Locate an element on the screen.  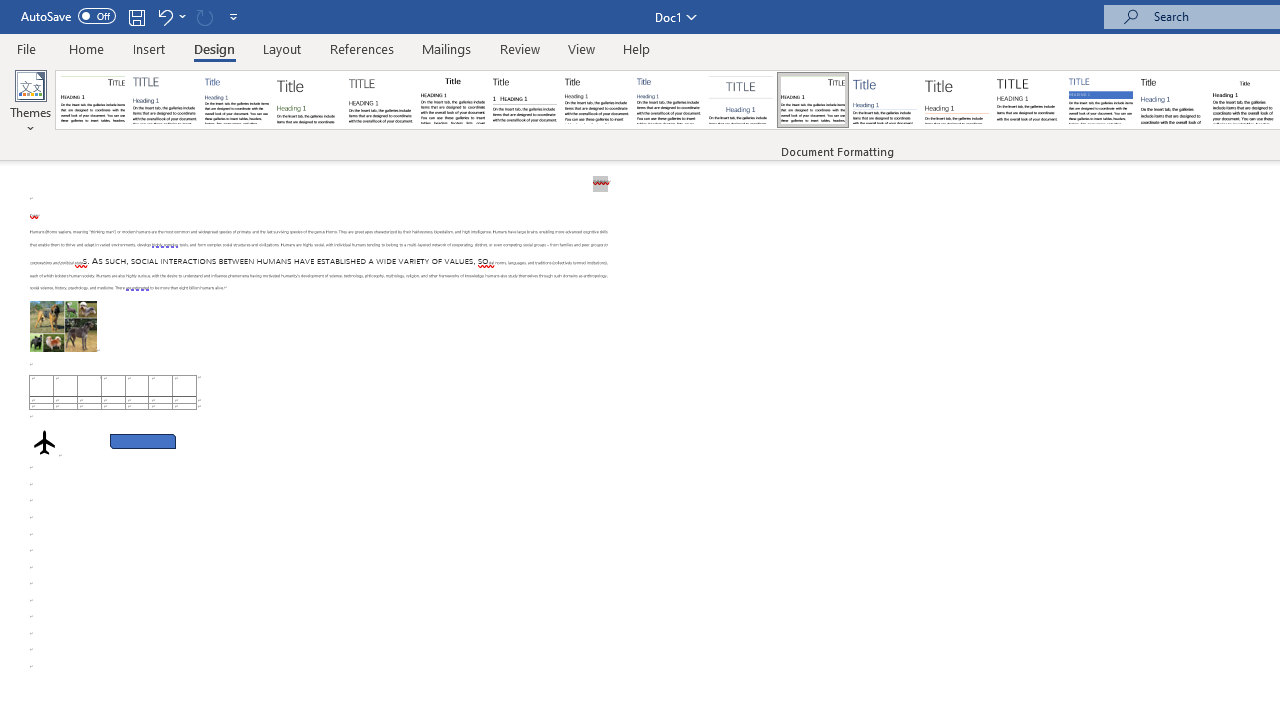
'Themes' is located at coordinates (30, 103).